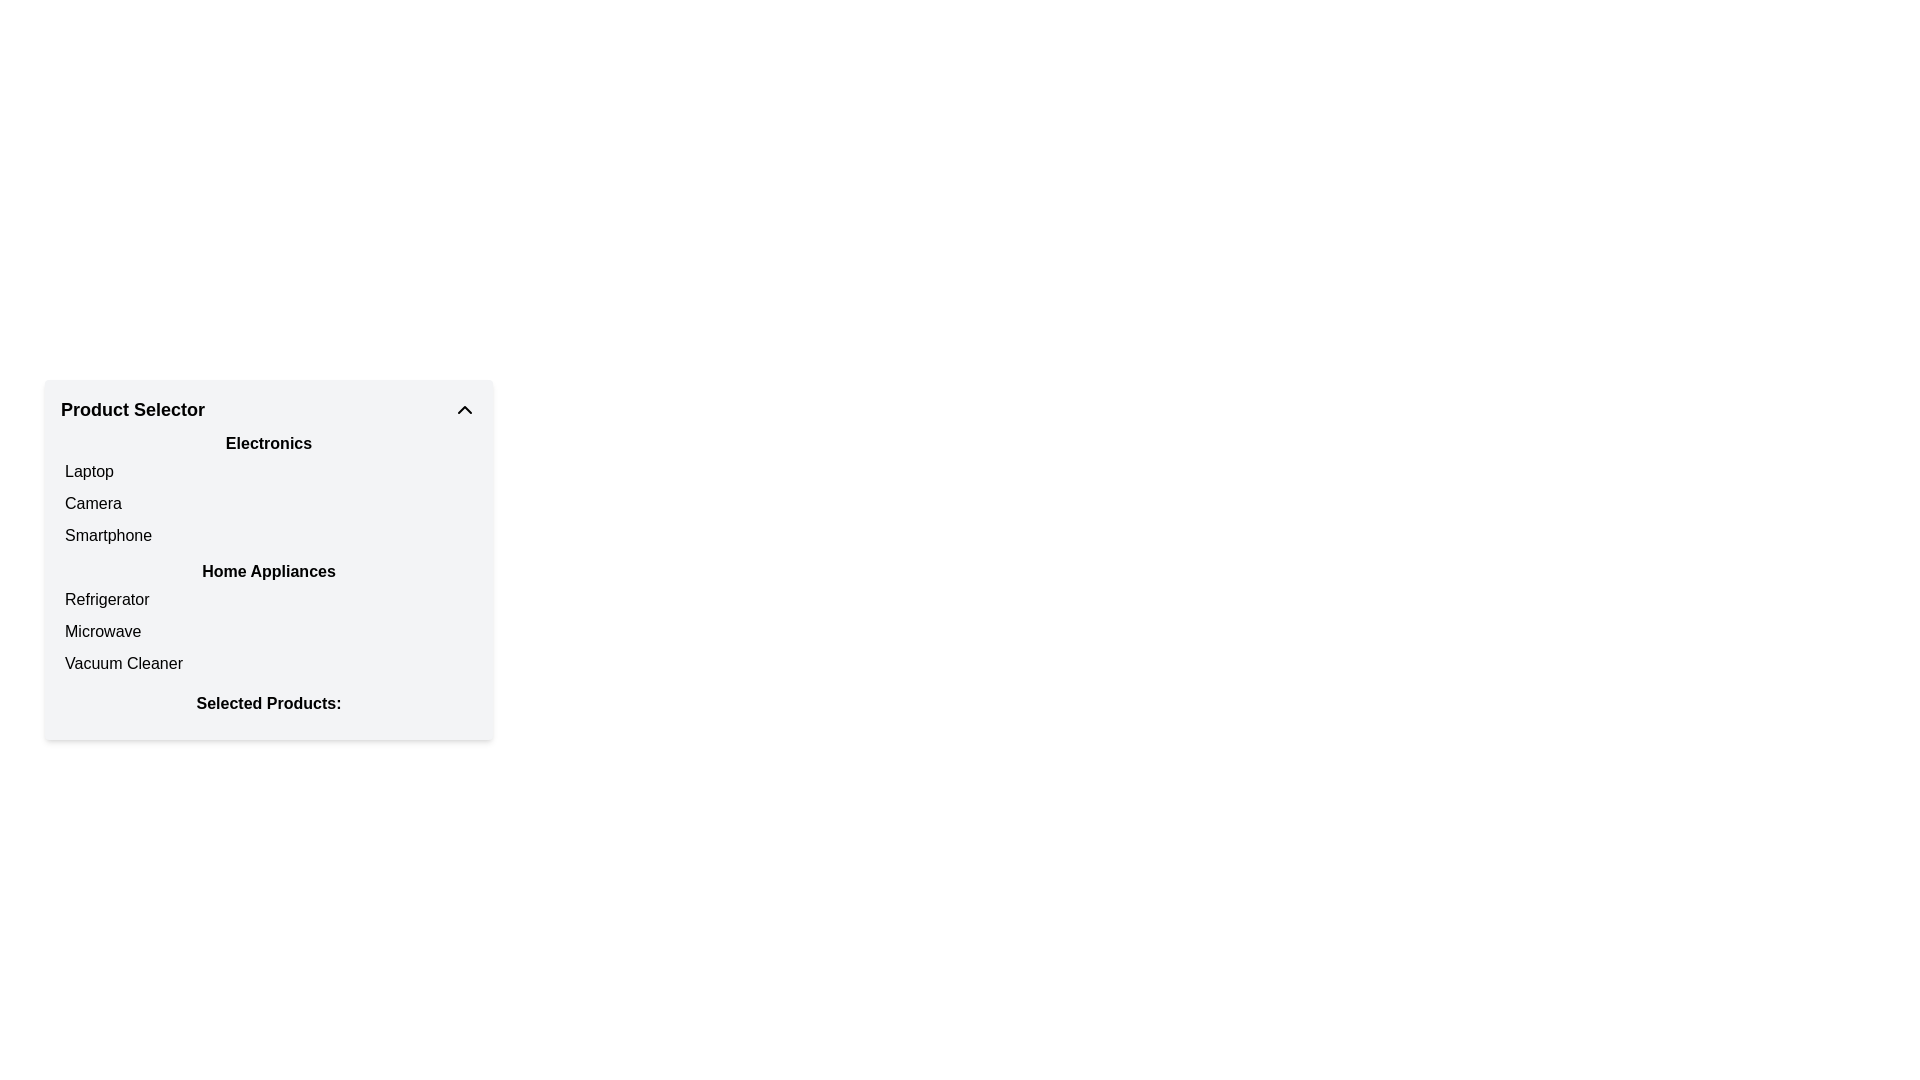 The width and height of the screenshot is (1920, 1080). What do you see at coordinates (464, 408) in the screenshot?
I see `the toggle button located at the top-right corner of the 'Product Selector' section` at bounding box center [464, 408].